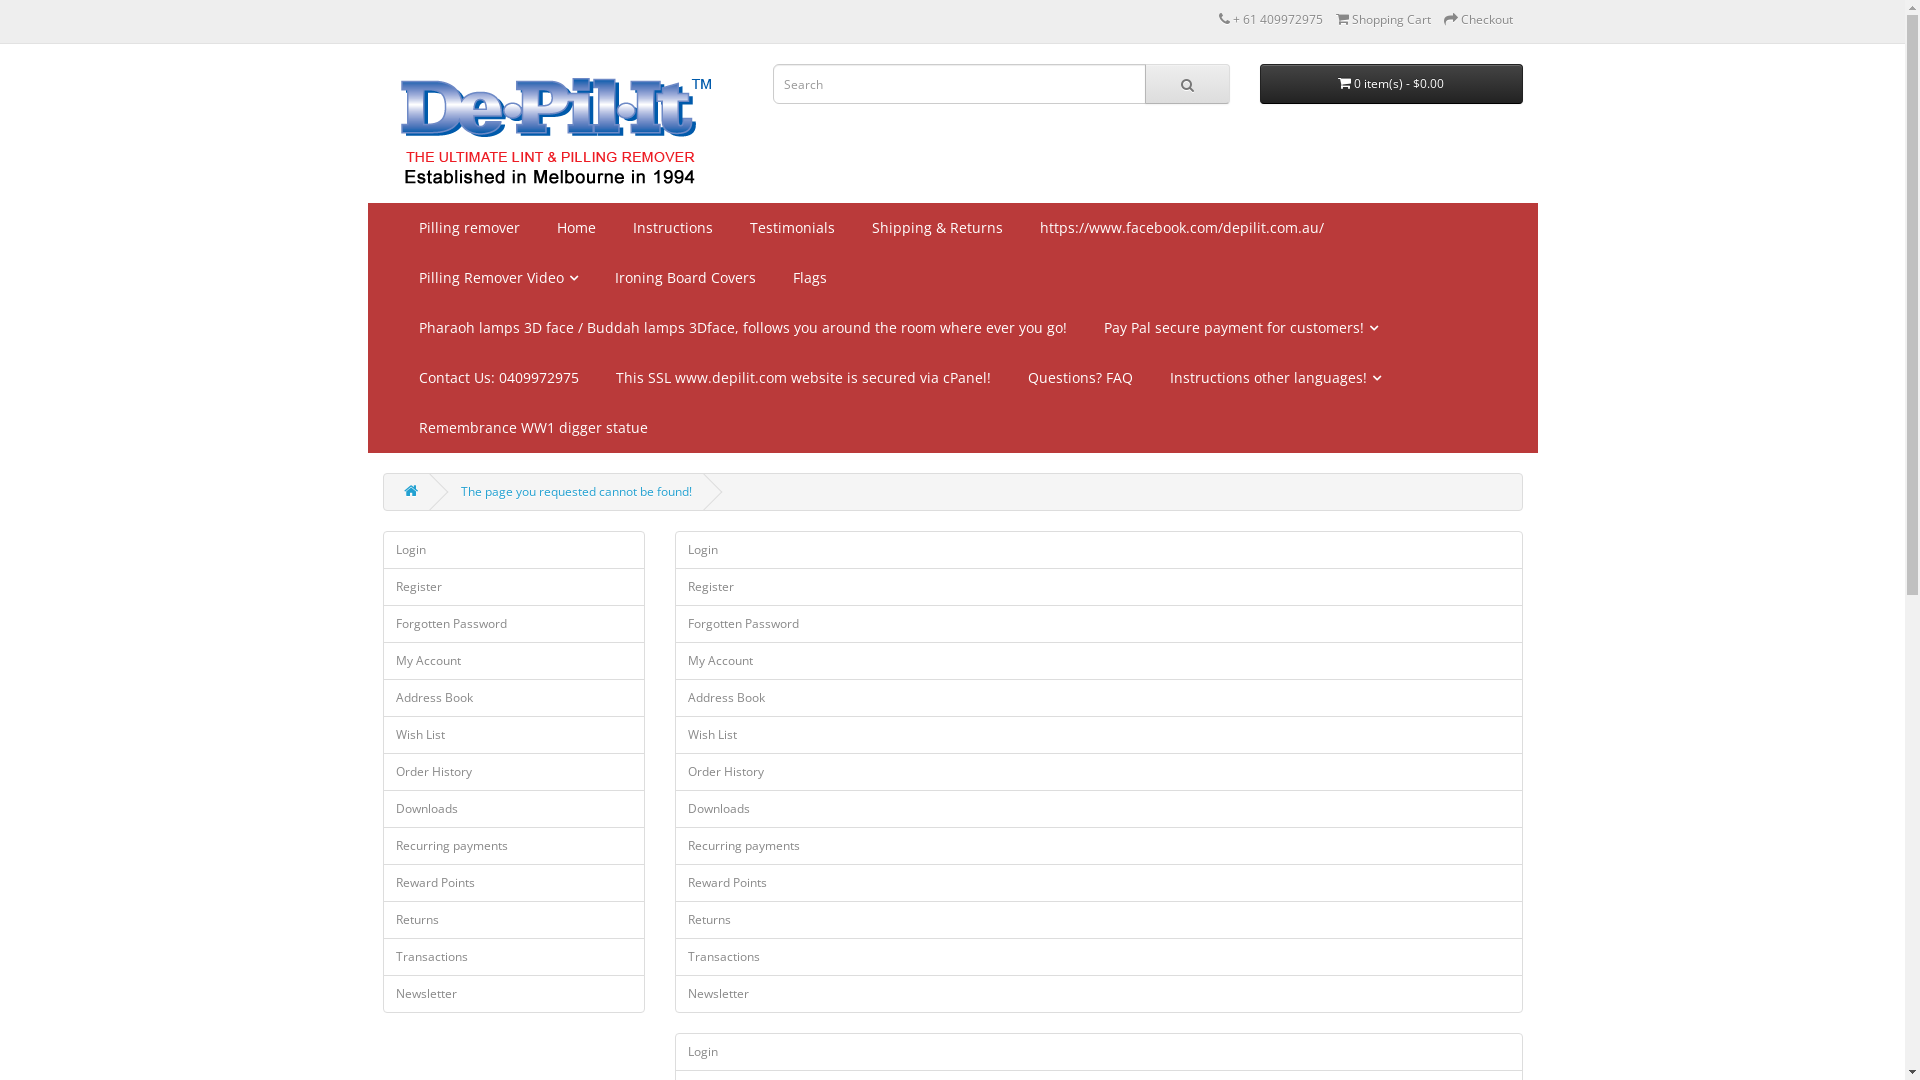 This screenshot has height=1080, width=1920. I want to click on 'Reward Points', so click(513, 882).